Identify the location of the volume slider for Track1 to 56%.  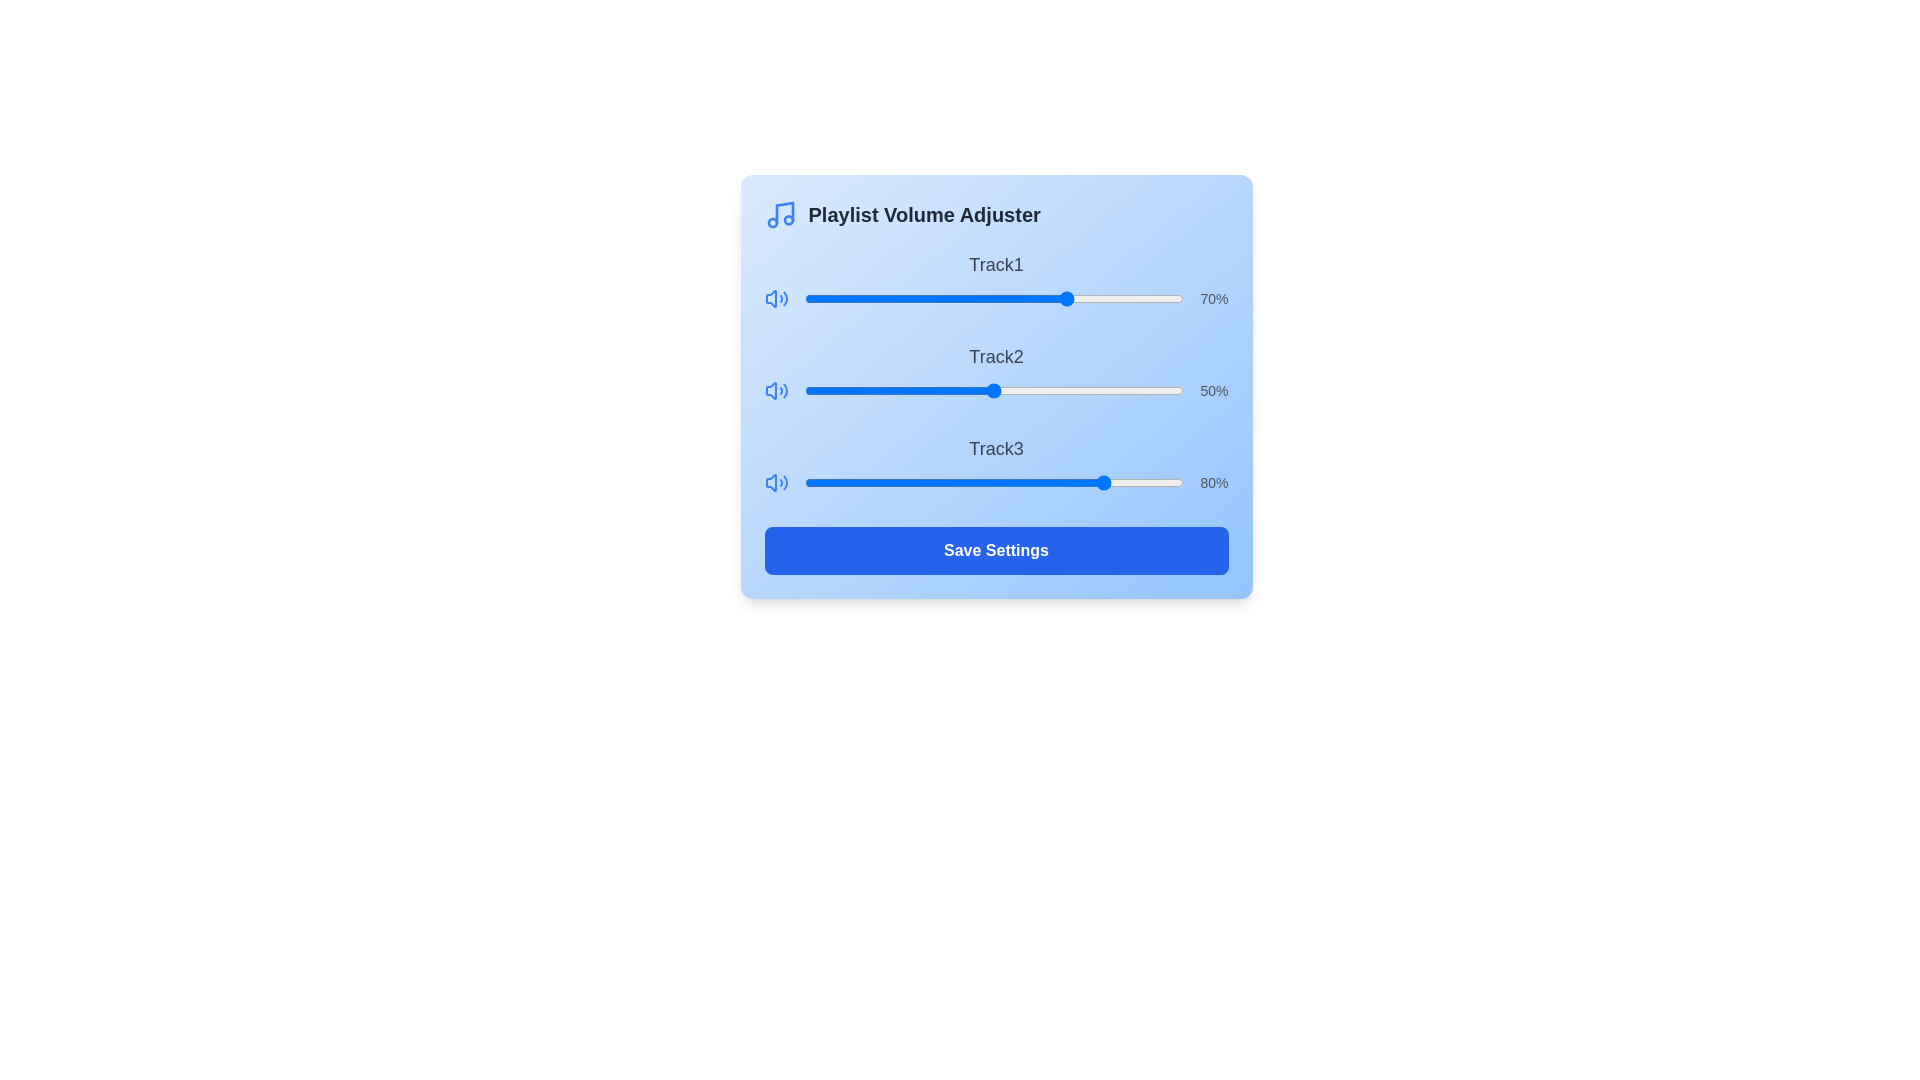
(1017, 299).